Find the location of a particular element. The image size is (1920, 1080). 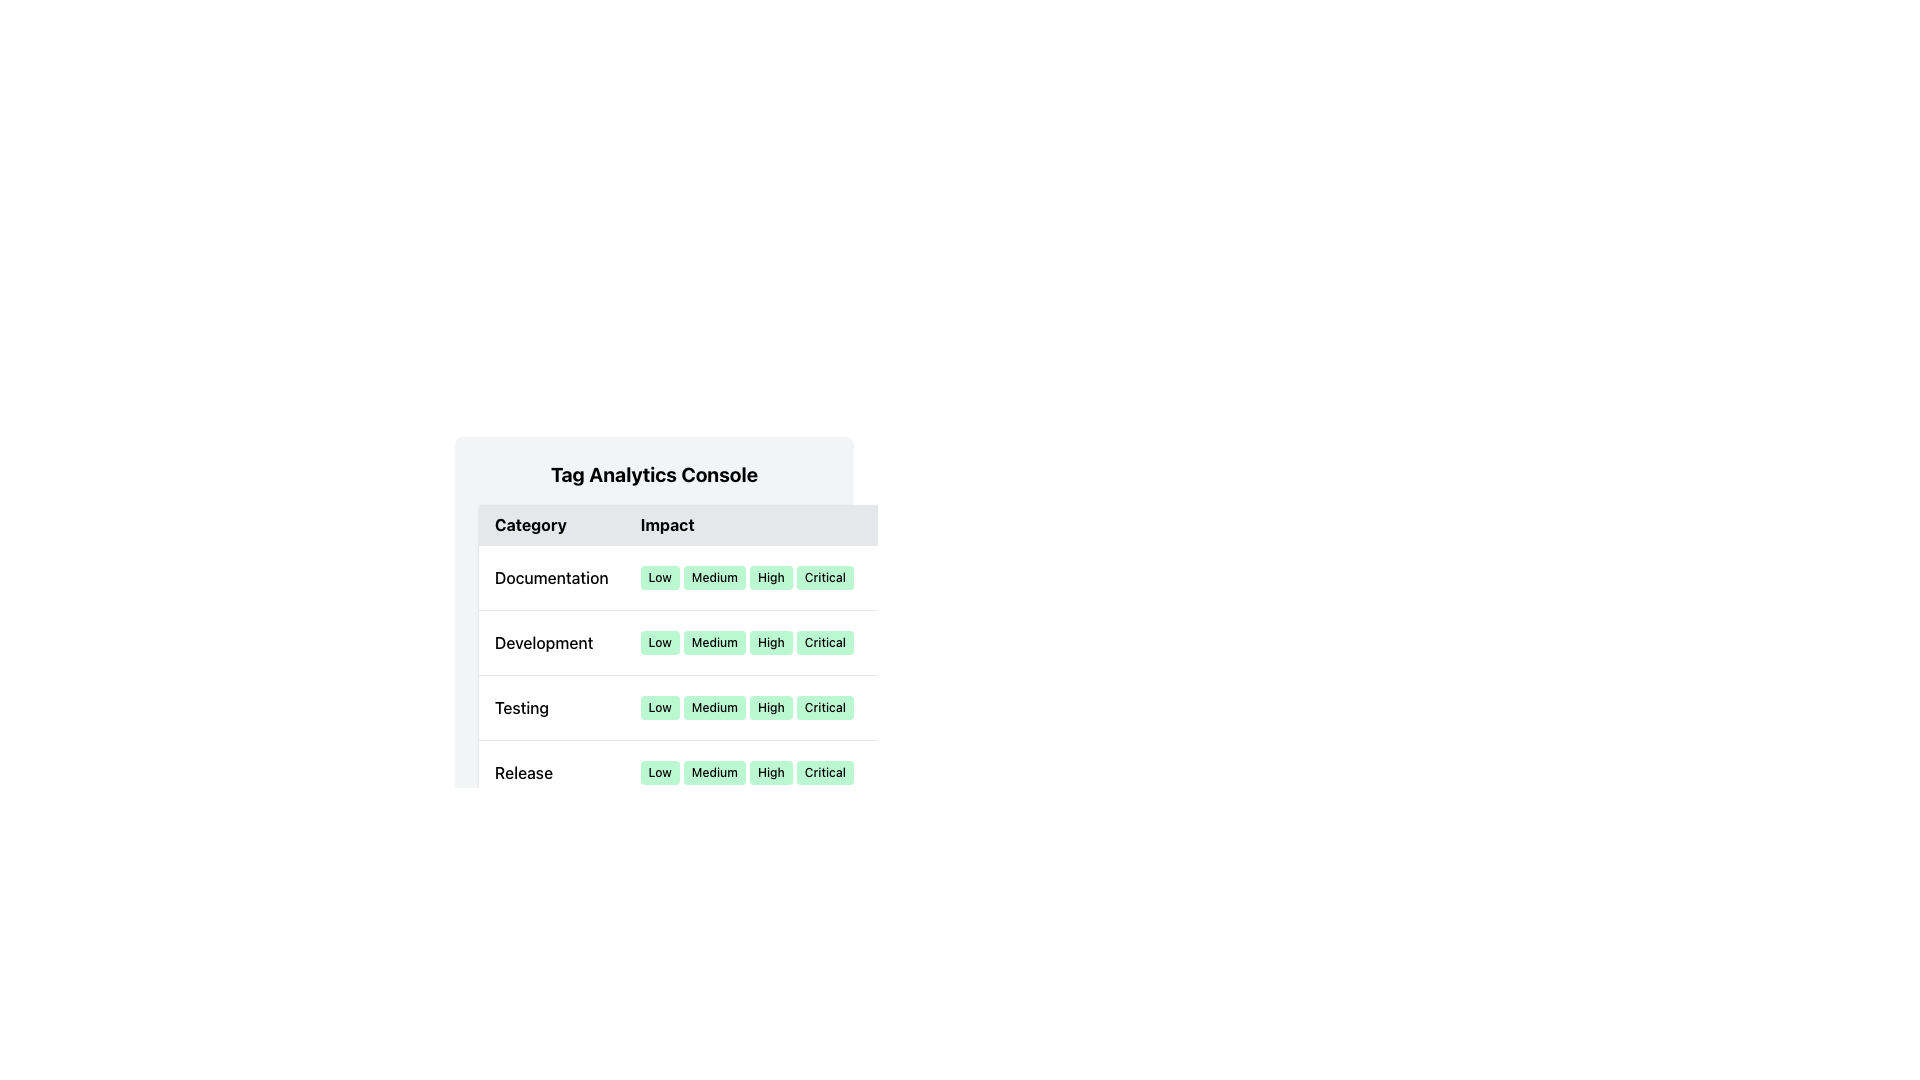

the labels in the table row containing 'Documentation' and its associated status bubbles labeled 'Low', 'Medium', 'High', and 'Critical' is located at coordinates (719, 578).